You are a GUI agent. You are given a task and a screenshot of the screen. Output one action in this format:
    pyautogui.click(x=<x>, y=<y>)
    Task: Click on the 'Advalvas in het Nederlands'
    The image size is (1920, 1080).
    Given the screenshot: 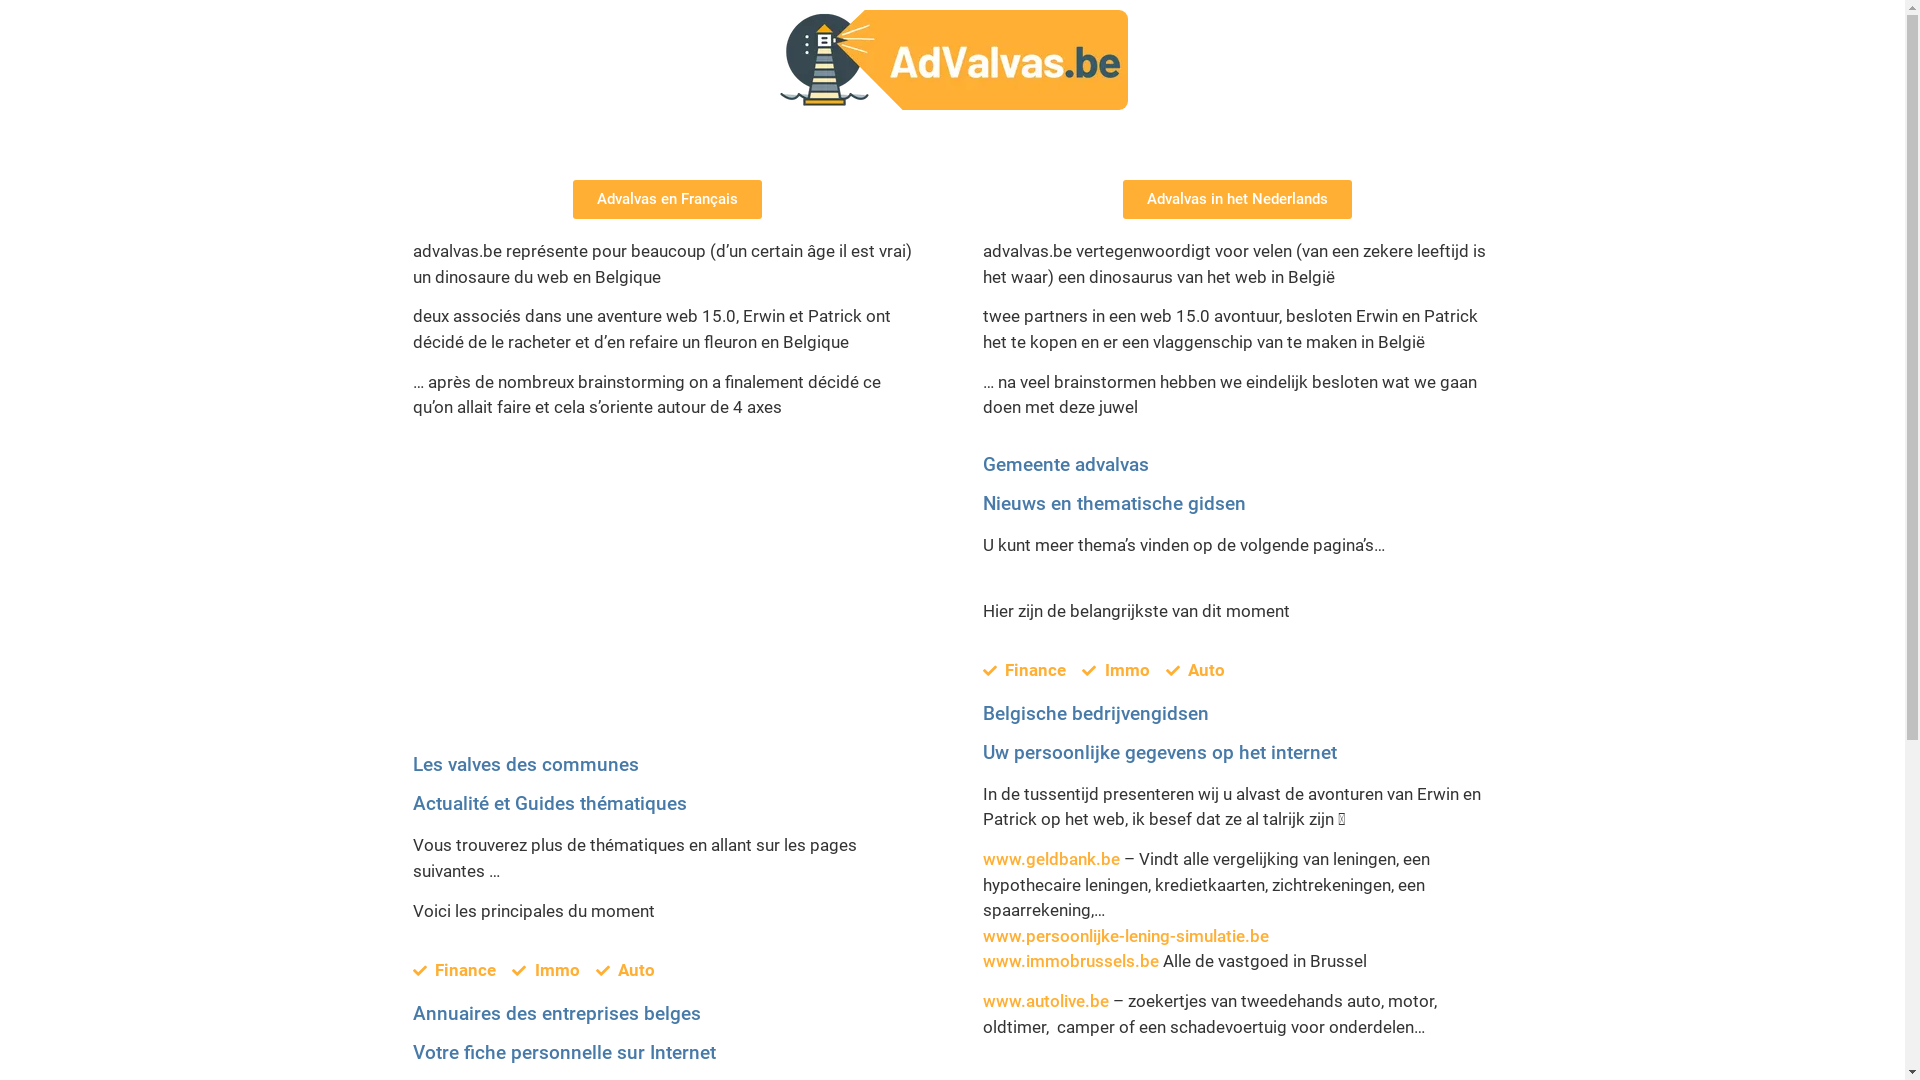 What is the action you would take?
    pyautogui.click(x=1236, y=199)
    